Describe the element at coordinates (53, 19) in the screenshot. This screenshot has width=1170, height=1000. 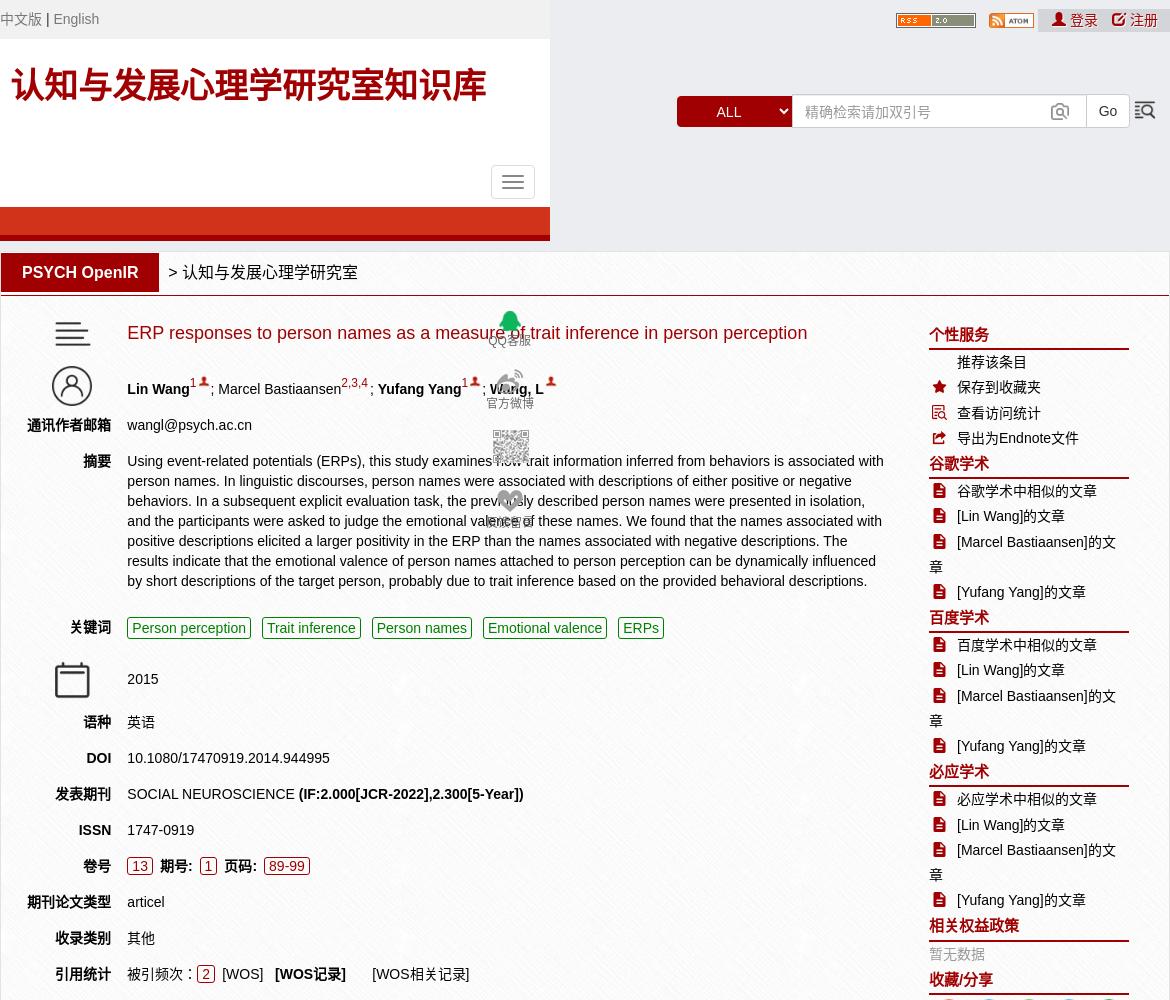
I see `'English'` at that location.